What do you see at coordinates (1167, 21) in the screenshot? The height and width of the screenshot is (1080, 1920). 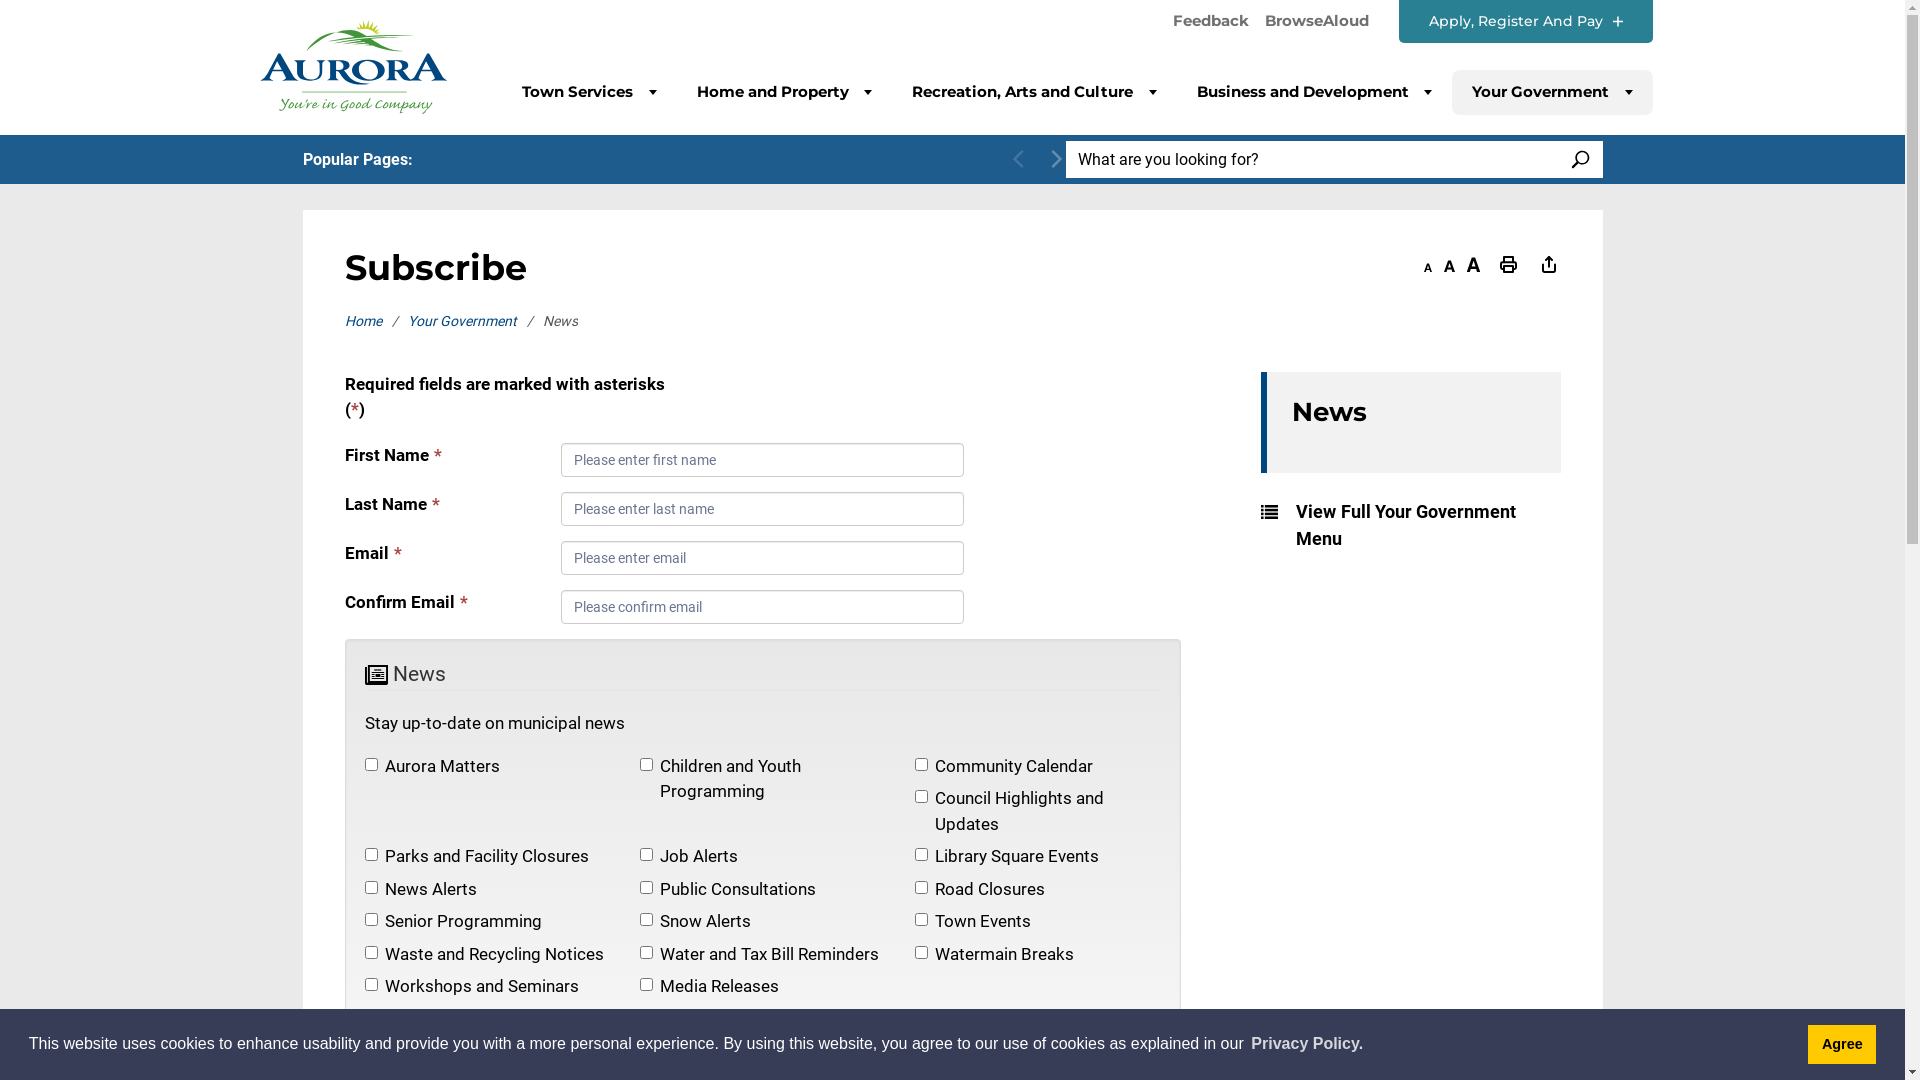 I see `'Feedback'` at bounding box center [1167, 21].